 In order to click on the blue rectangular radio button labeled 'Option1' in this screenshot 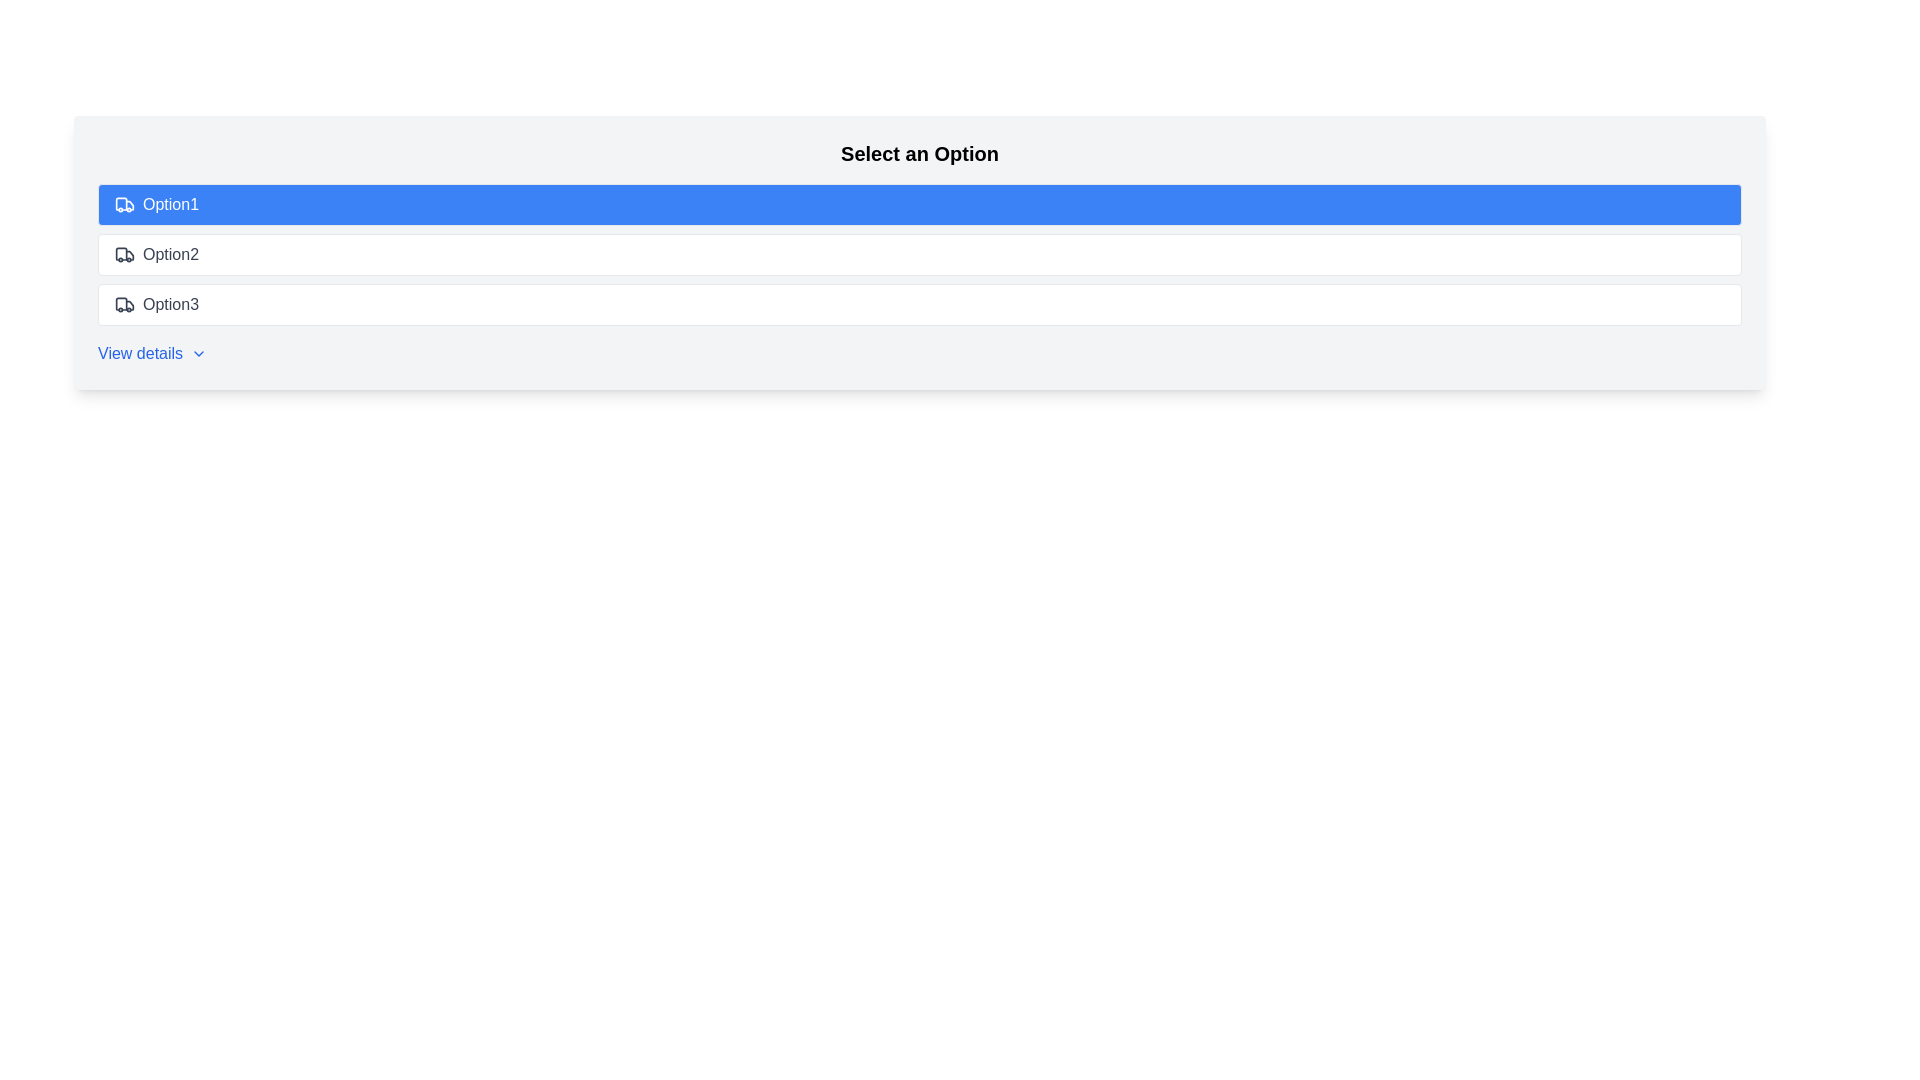, I will do `click(919, 204)`.